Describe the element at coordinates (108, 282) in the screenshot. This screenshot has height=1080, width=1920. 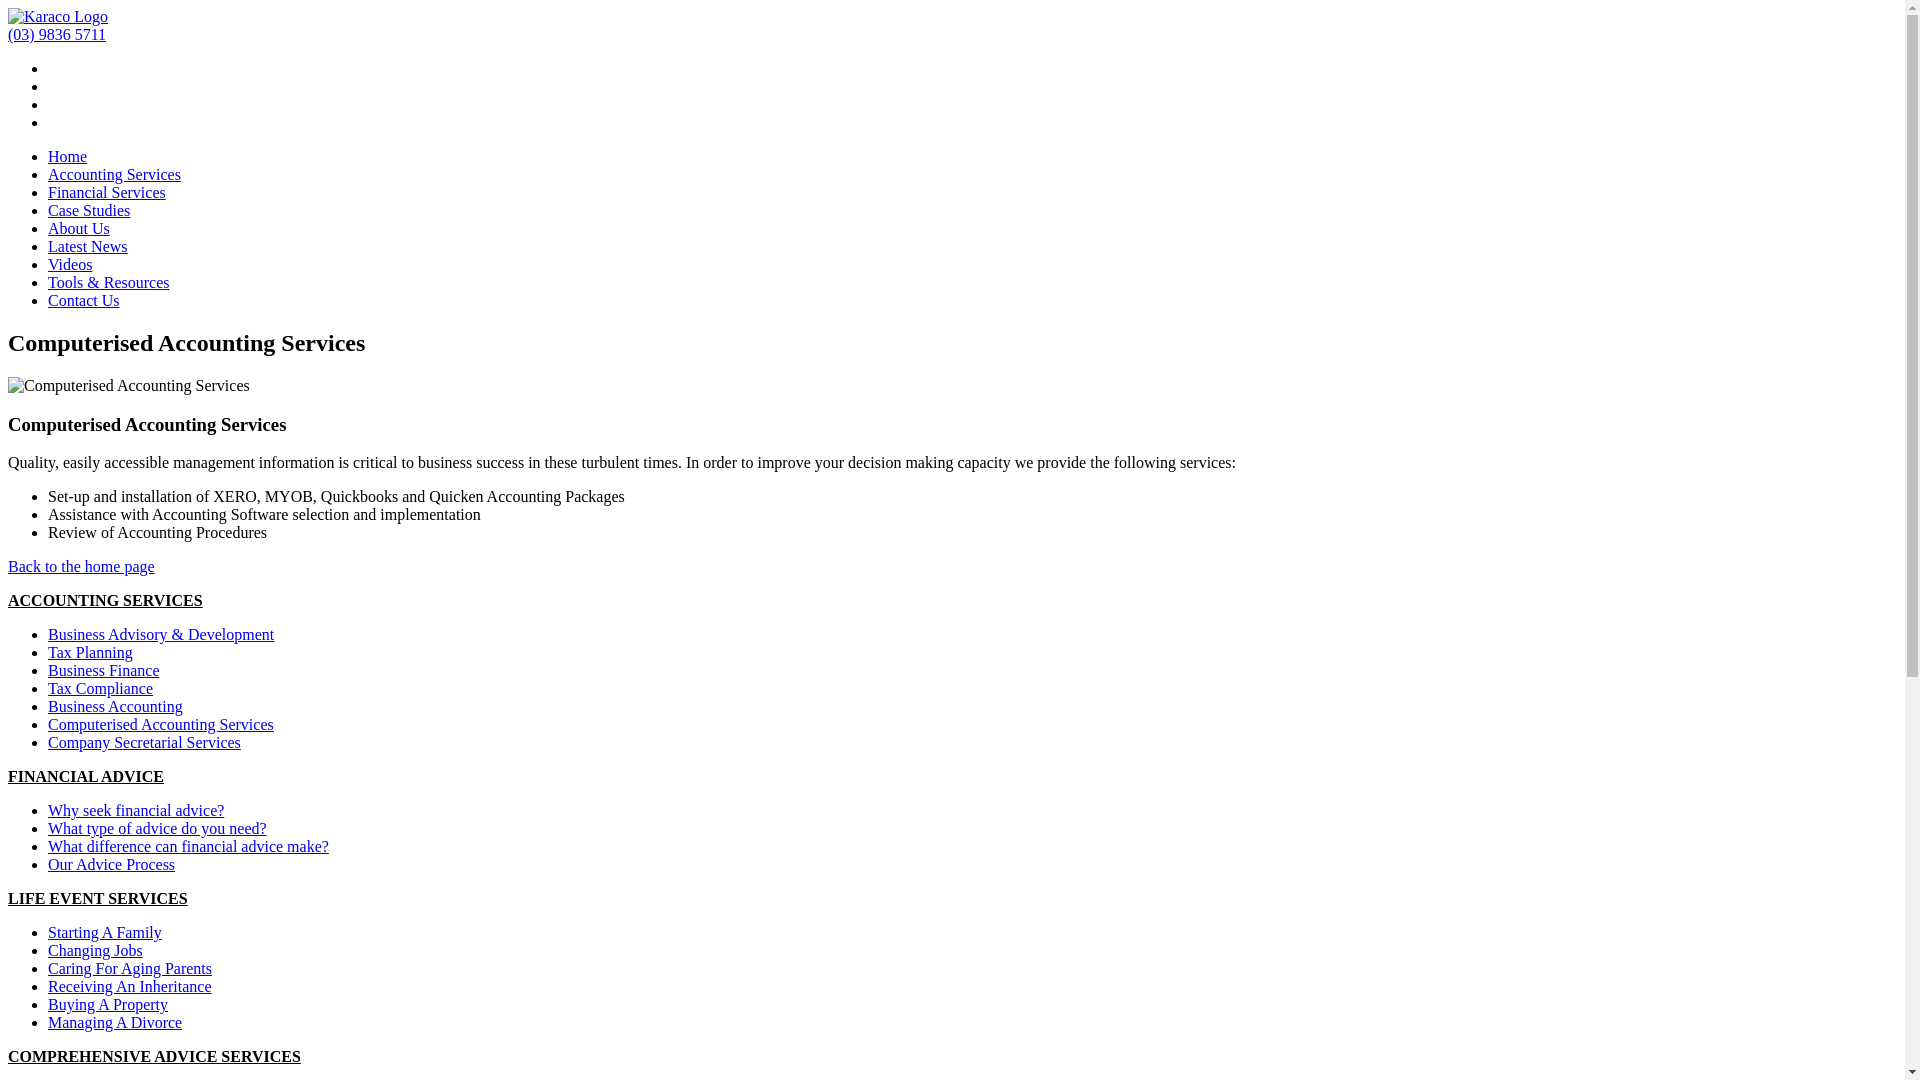
I see `'Tools & Resources'` at that location.